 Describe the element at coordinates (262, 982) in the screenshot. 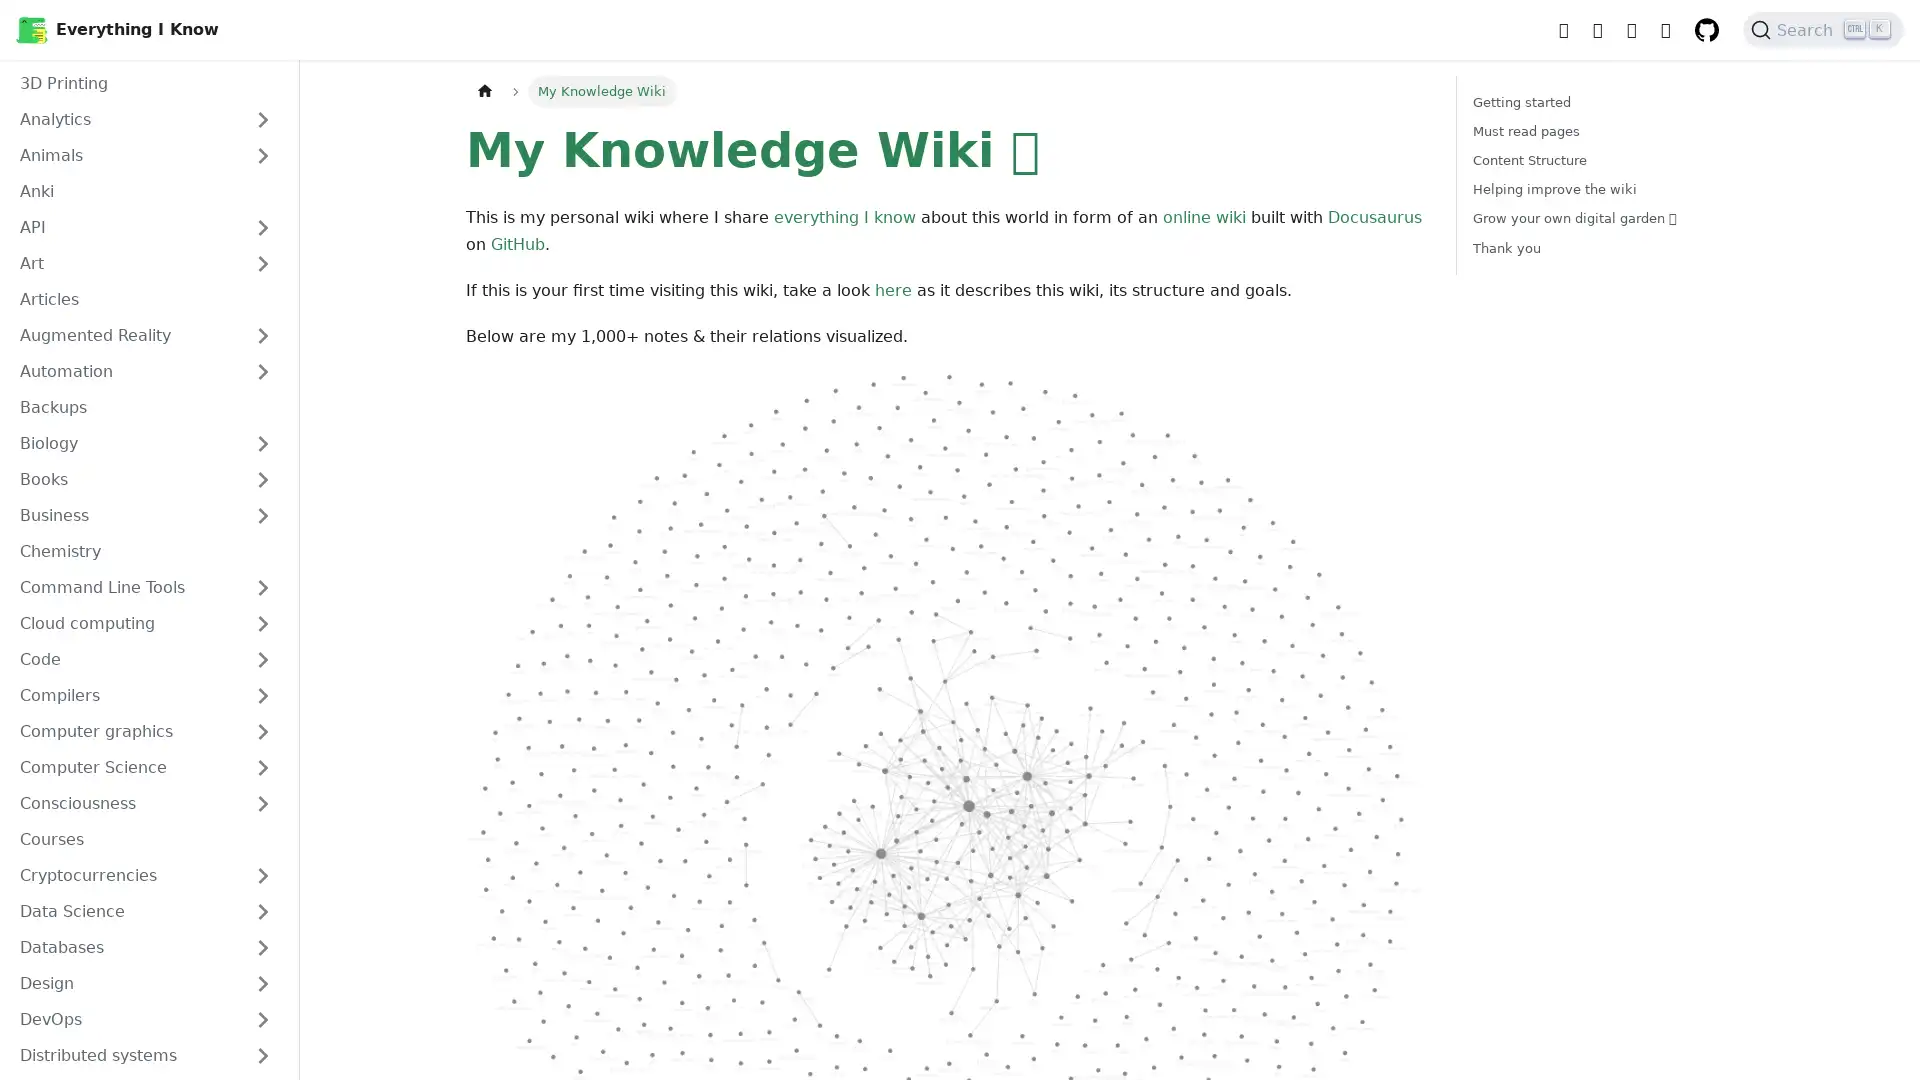

I see `Toggle the collapsible sidebar category 'Design'` at that location.